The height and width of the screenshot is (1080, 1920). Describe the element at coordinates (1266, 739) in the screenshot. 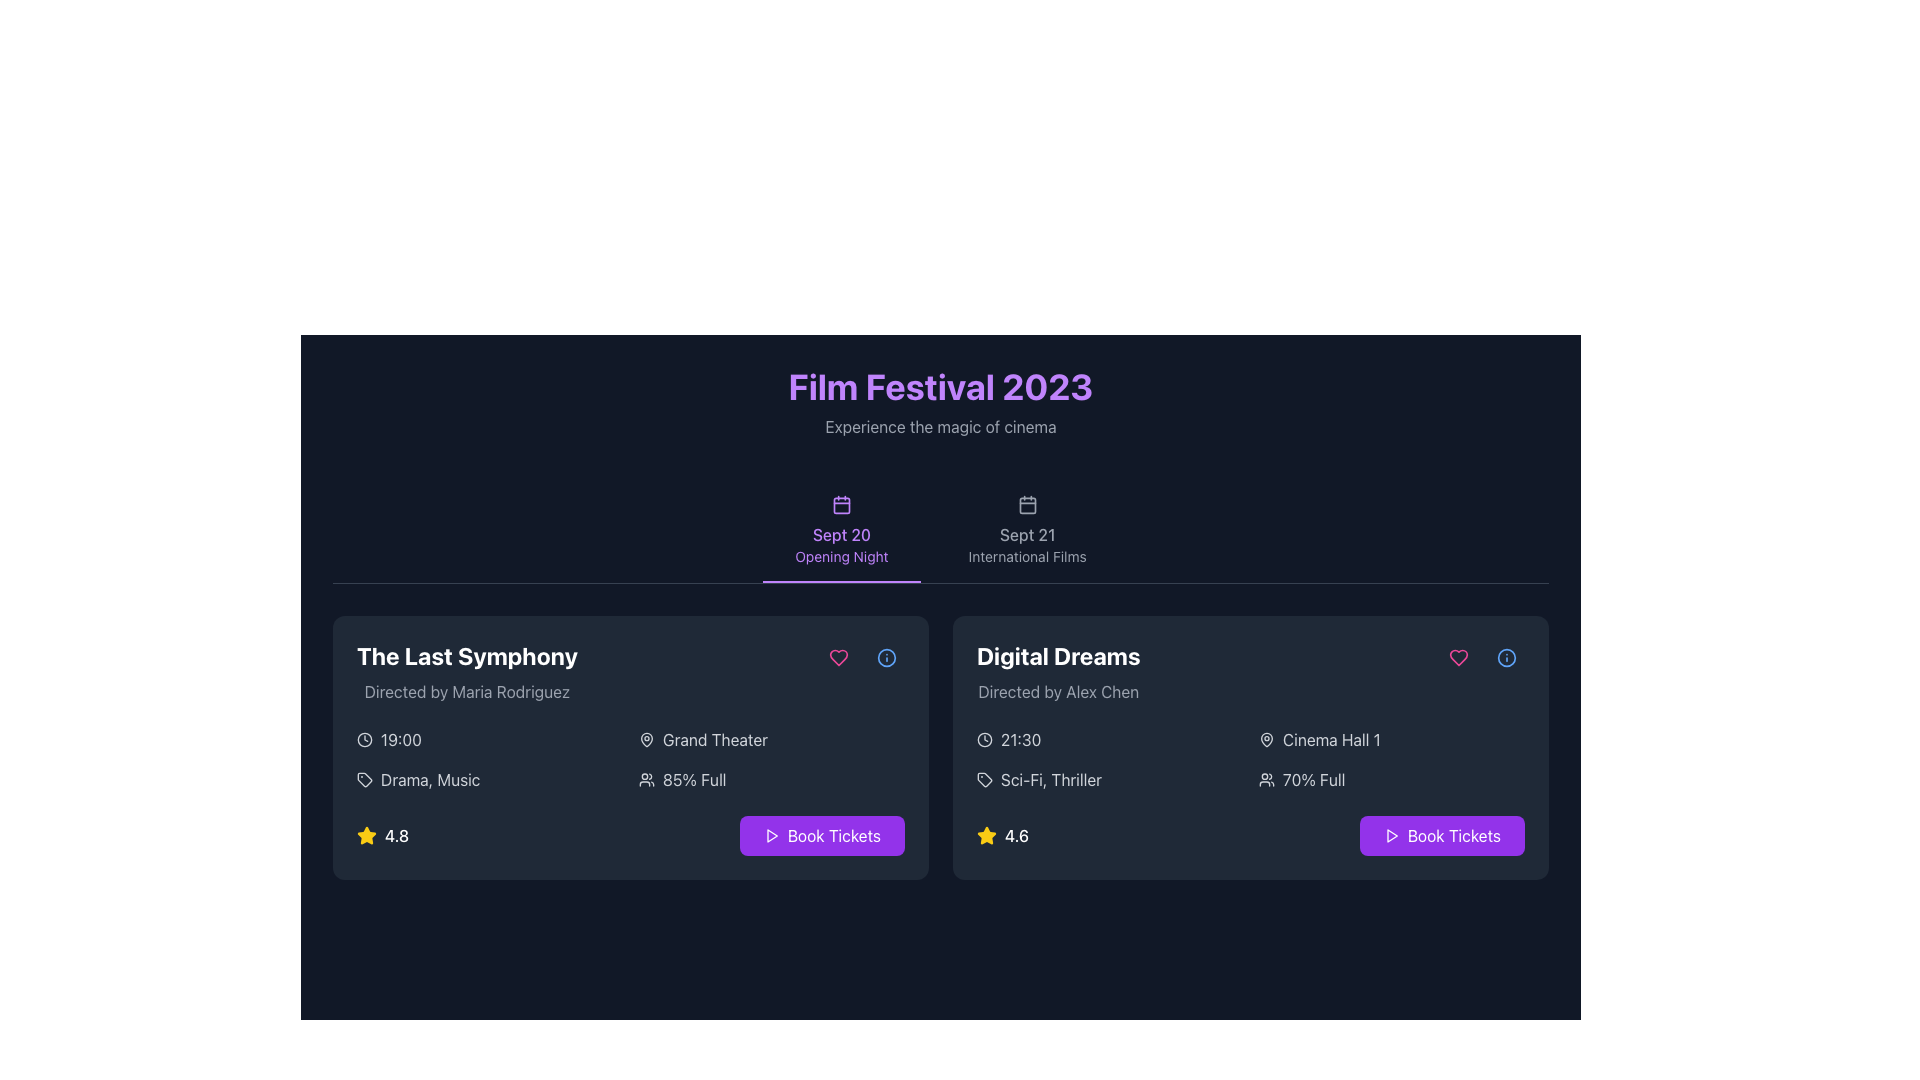

I see `the marker icon representing a point of interest in the 'Cinema Hall 1' section of the 'Digital Dreams' card, located at the middle right section of the layout` at that location.